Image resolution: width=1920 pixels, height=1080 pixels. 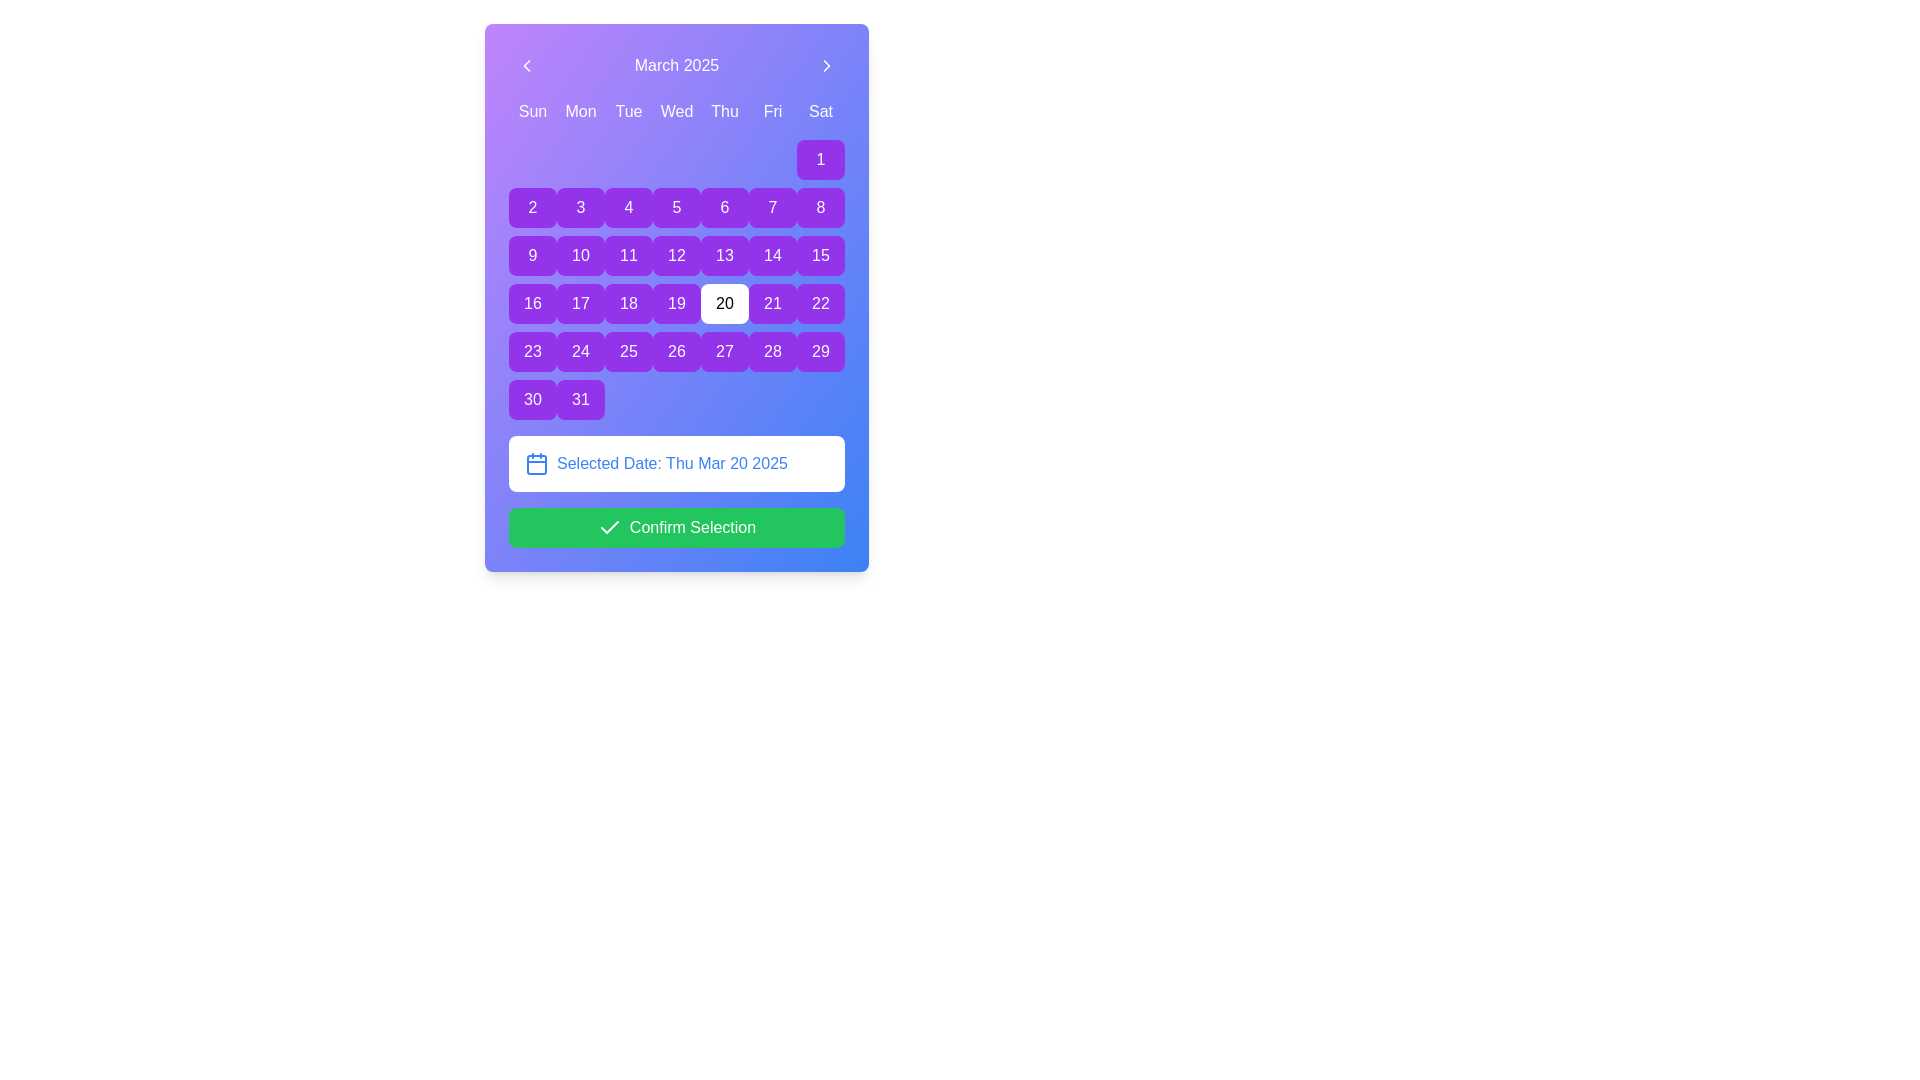 What do you see at coordinates (527, 64) in the screenshot?
I see `the button used to navigate to the previous month in the calendar interface, located at the top-left region next to the 'March 2025' label` at bounding box center [527, 64].